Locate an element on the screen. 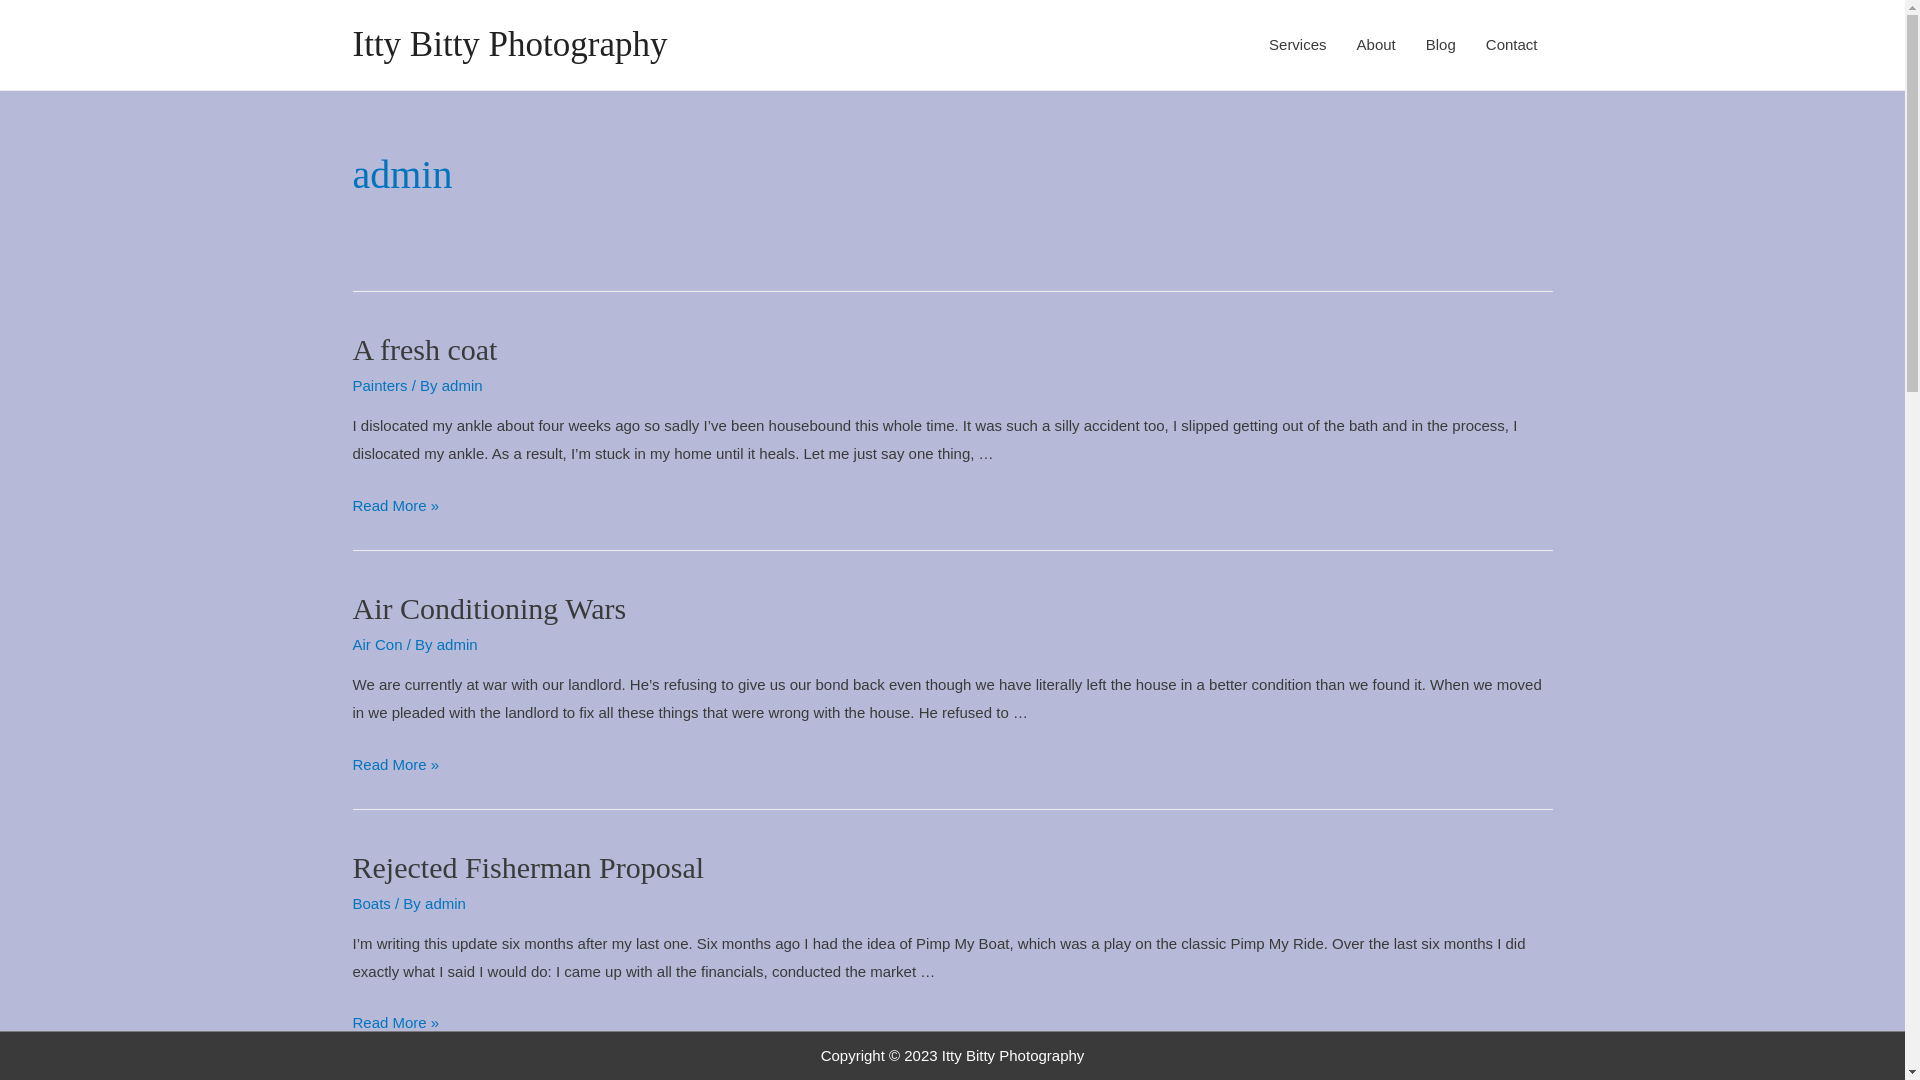 This screenshot has height=1080, width=1920. 'About' is located at coordinates (1342, 45).